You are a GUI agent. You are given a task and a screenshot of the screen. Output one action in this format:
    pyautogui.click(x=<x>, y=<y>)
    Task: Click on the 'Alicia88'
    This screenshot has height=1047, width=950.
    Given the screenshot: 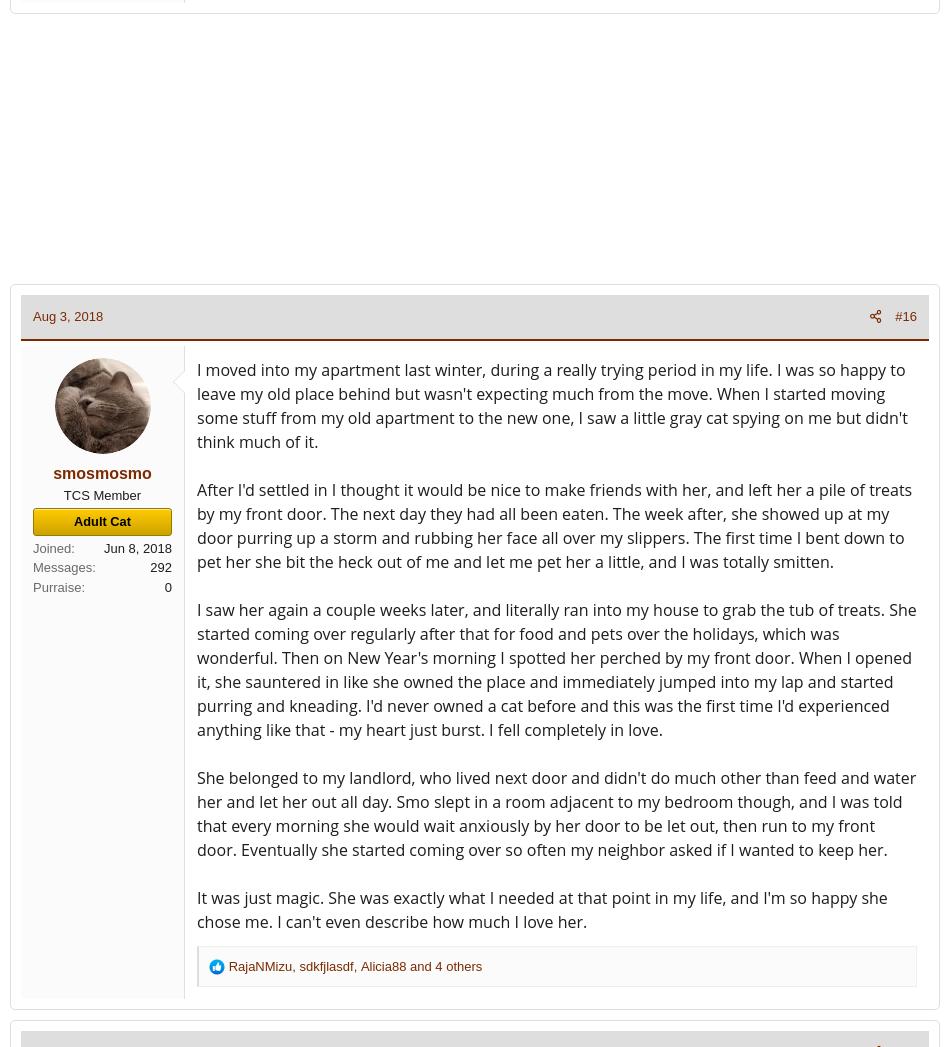 What is the action you would take?
    pyautogui.click(x=382, y=964)
    